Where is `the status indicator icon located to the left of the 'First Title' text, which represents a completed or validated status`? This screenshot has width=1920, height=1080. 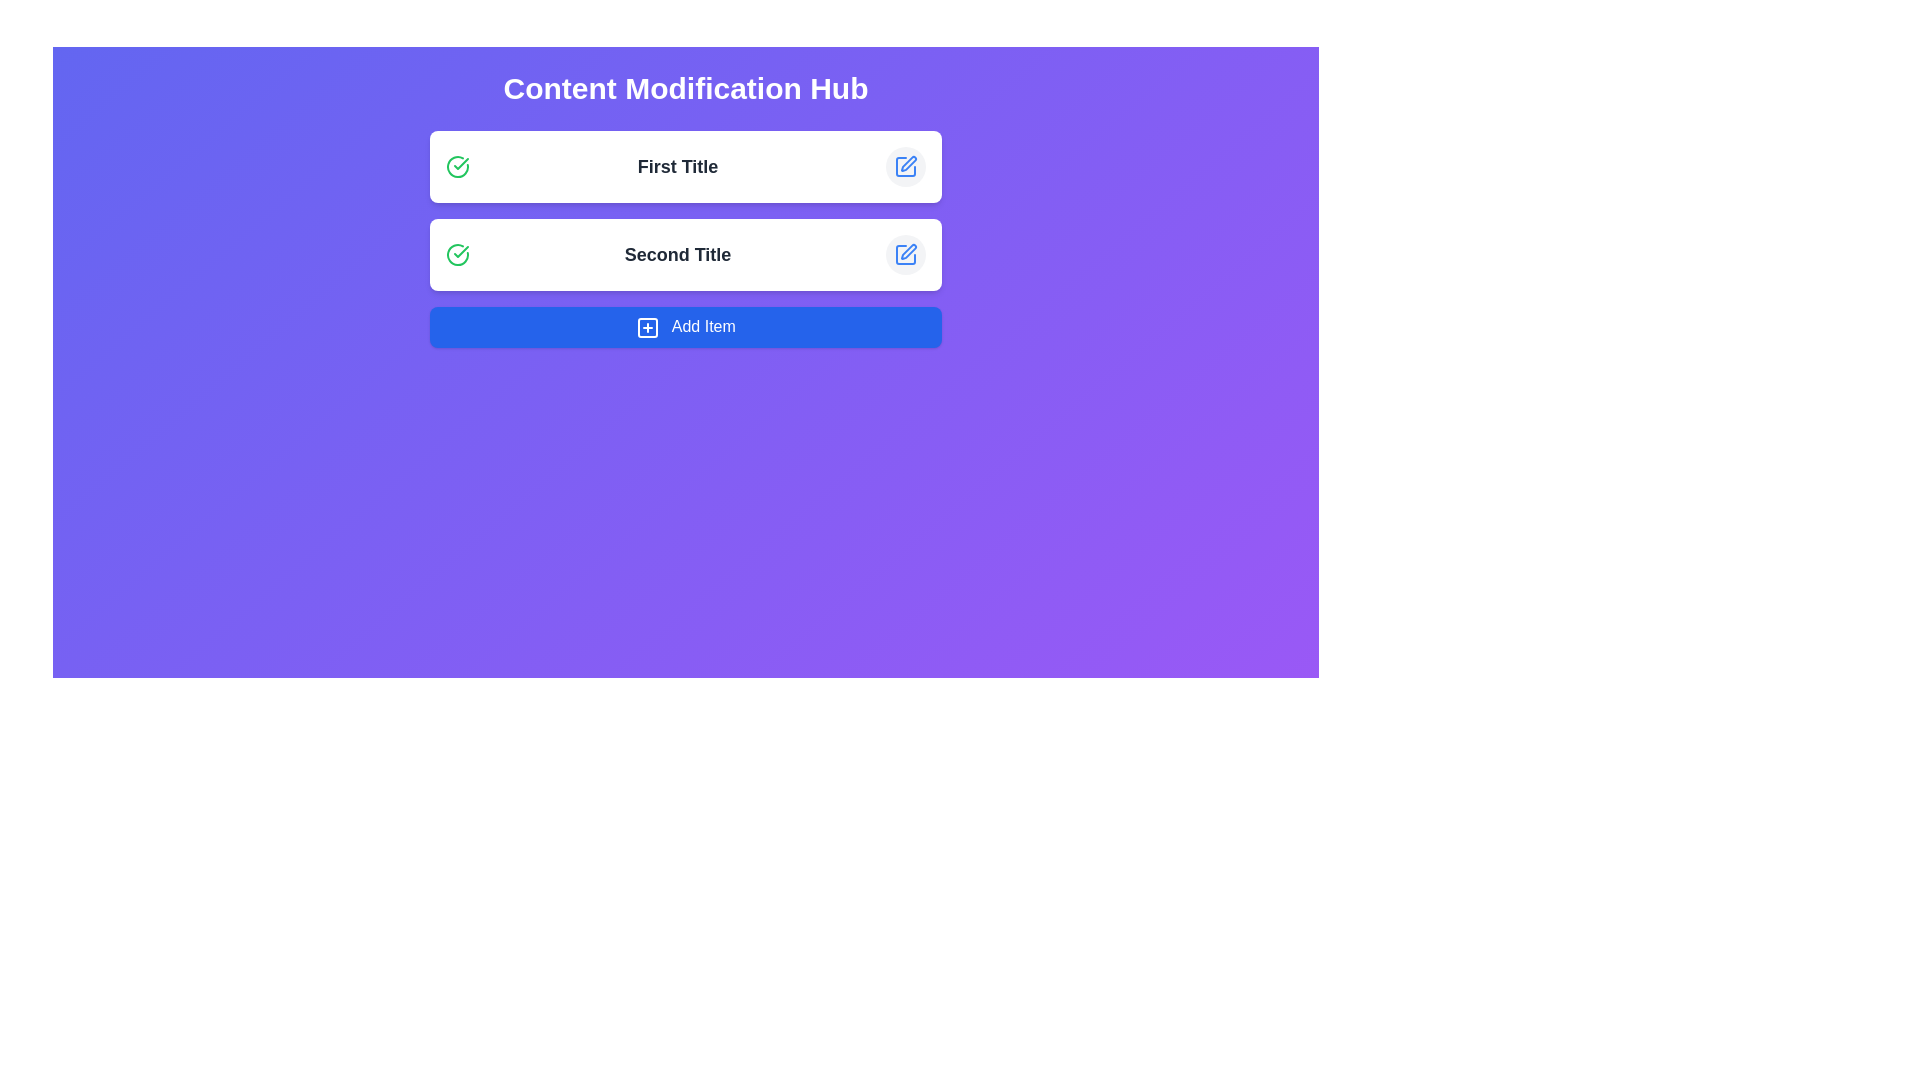
the status indicator icon located to the left of the 'First Title' text, which represents a completed or validated status is located at coordinates (456, 165).